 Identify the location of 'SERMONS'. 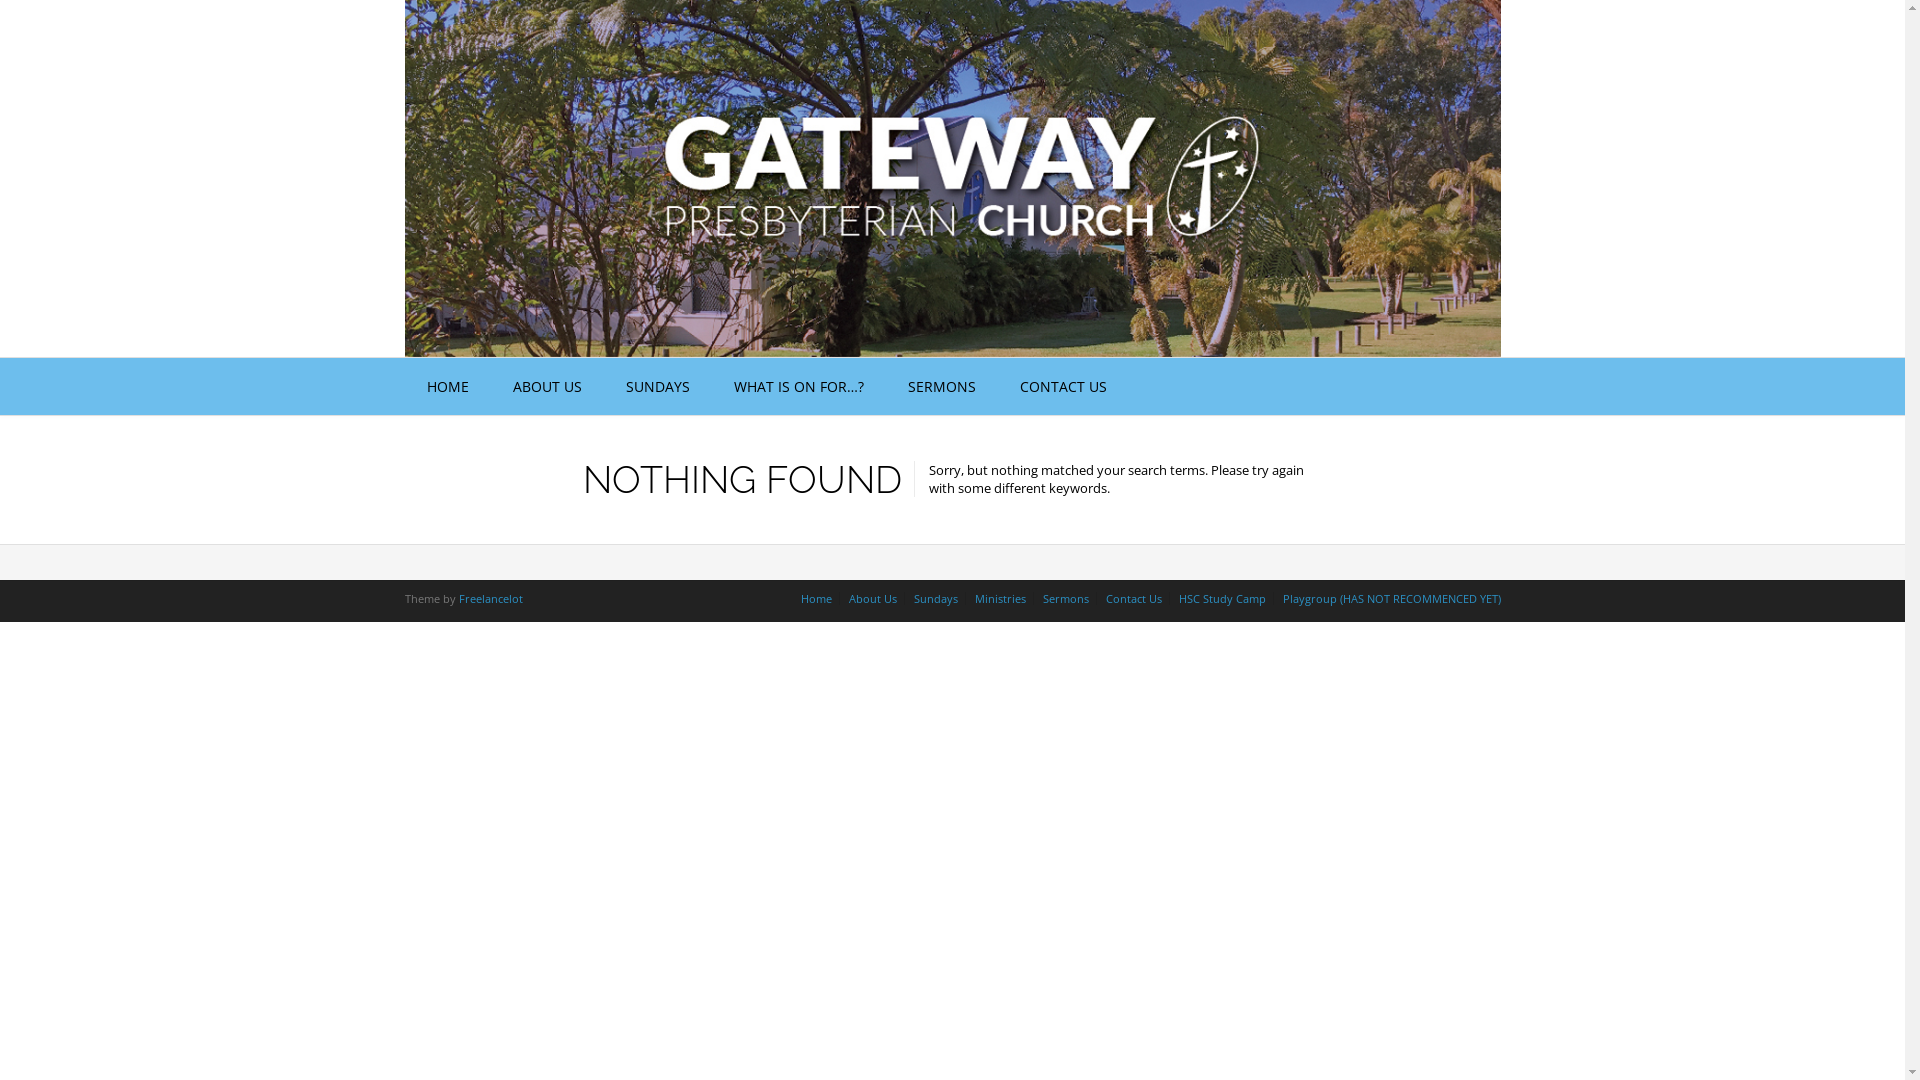
(940, 386).